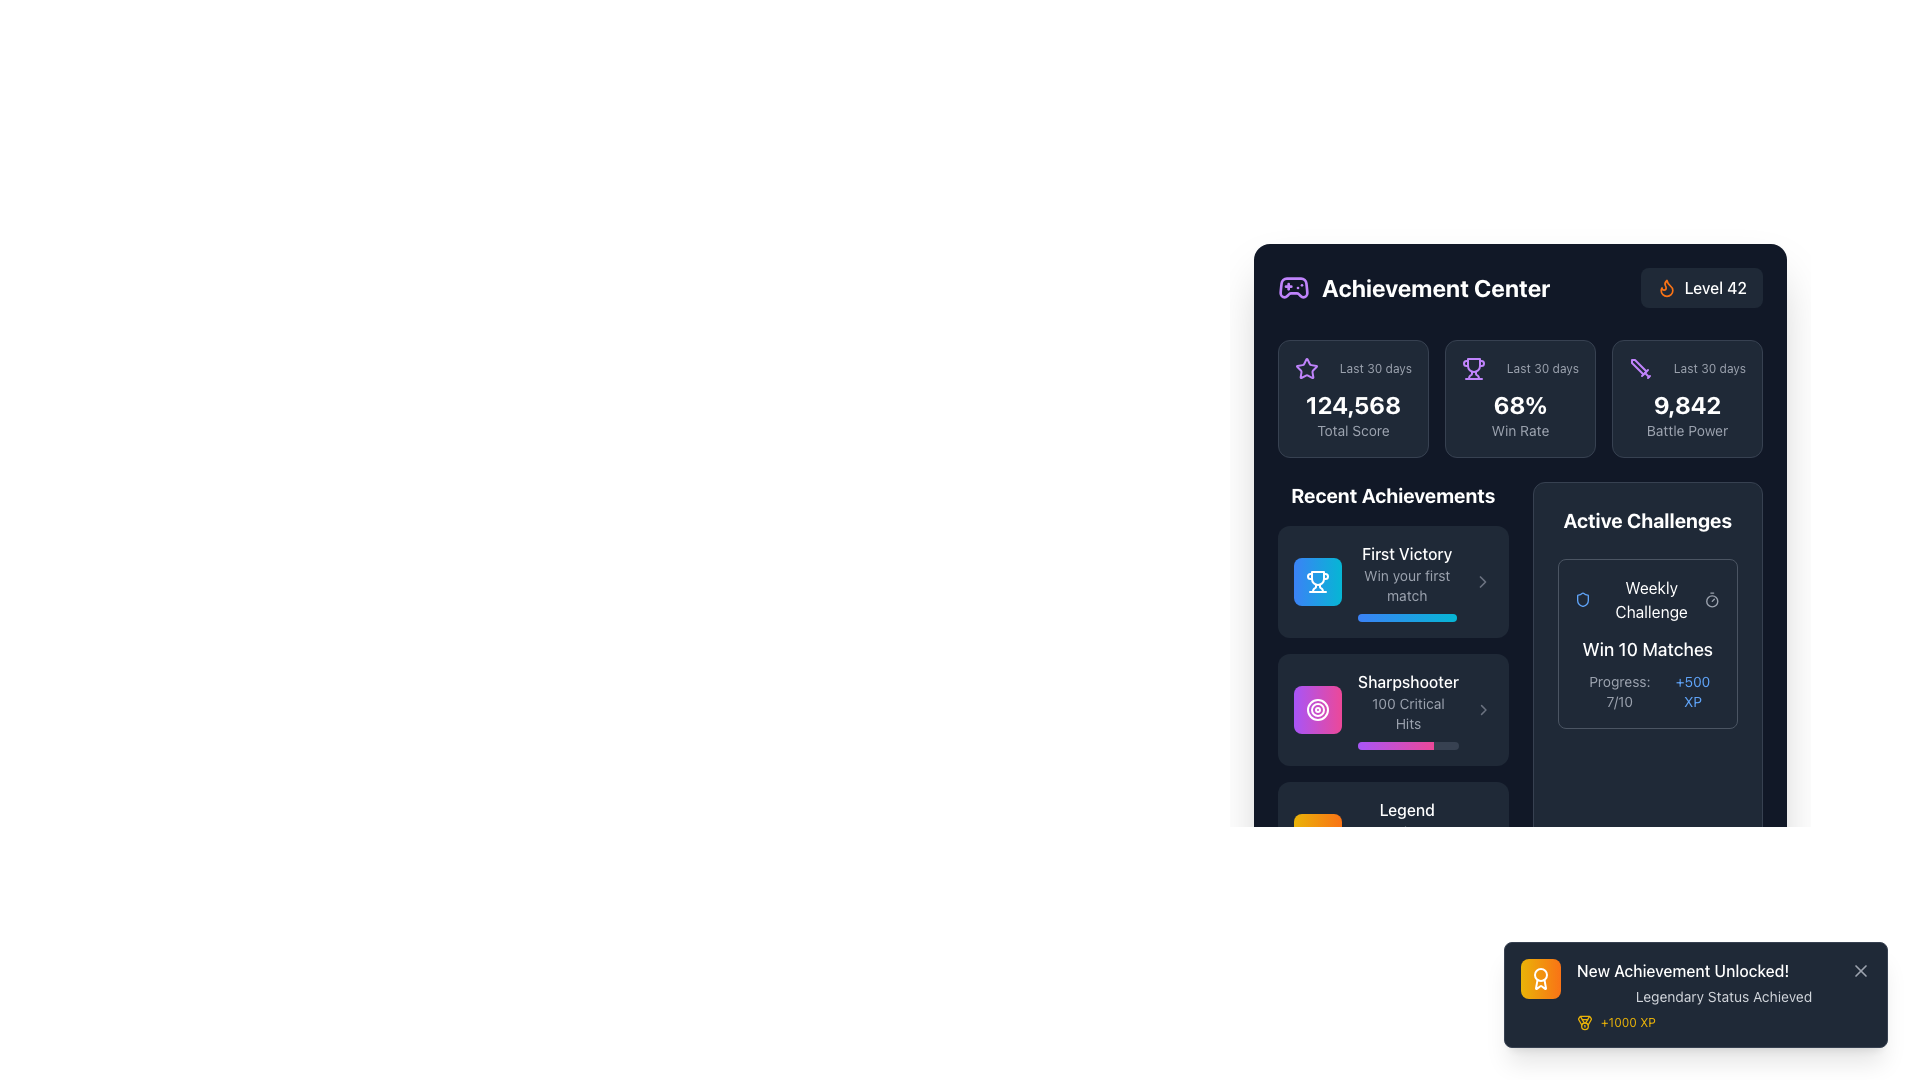  Describe the element at coordinates (1708, 369) in the screenshot. I see `the informational Text label describing the time period for the 'Battle Power' statistic in the Achievement Center interface` at that location.